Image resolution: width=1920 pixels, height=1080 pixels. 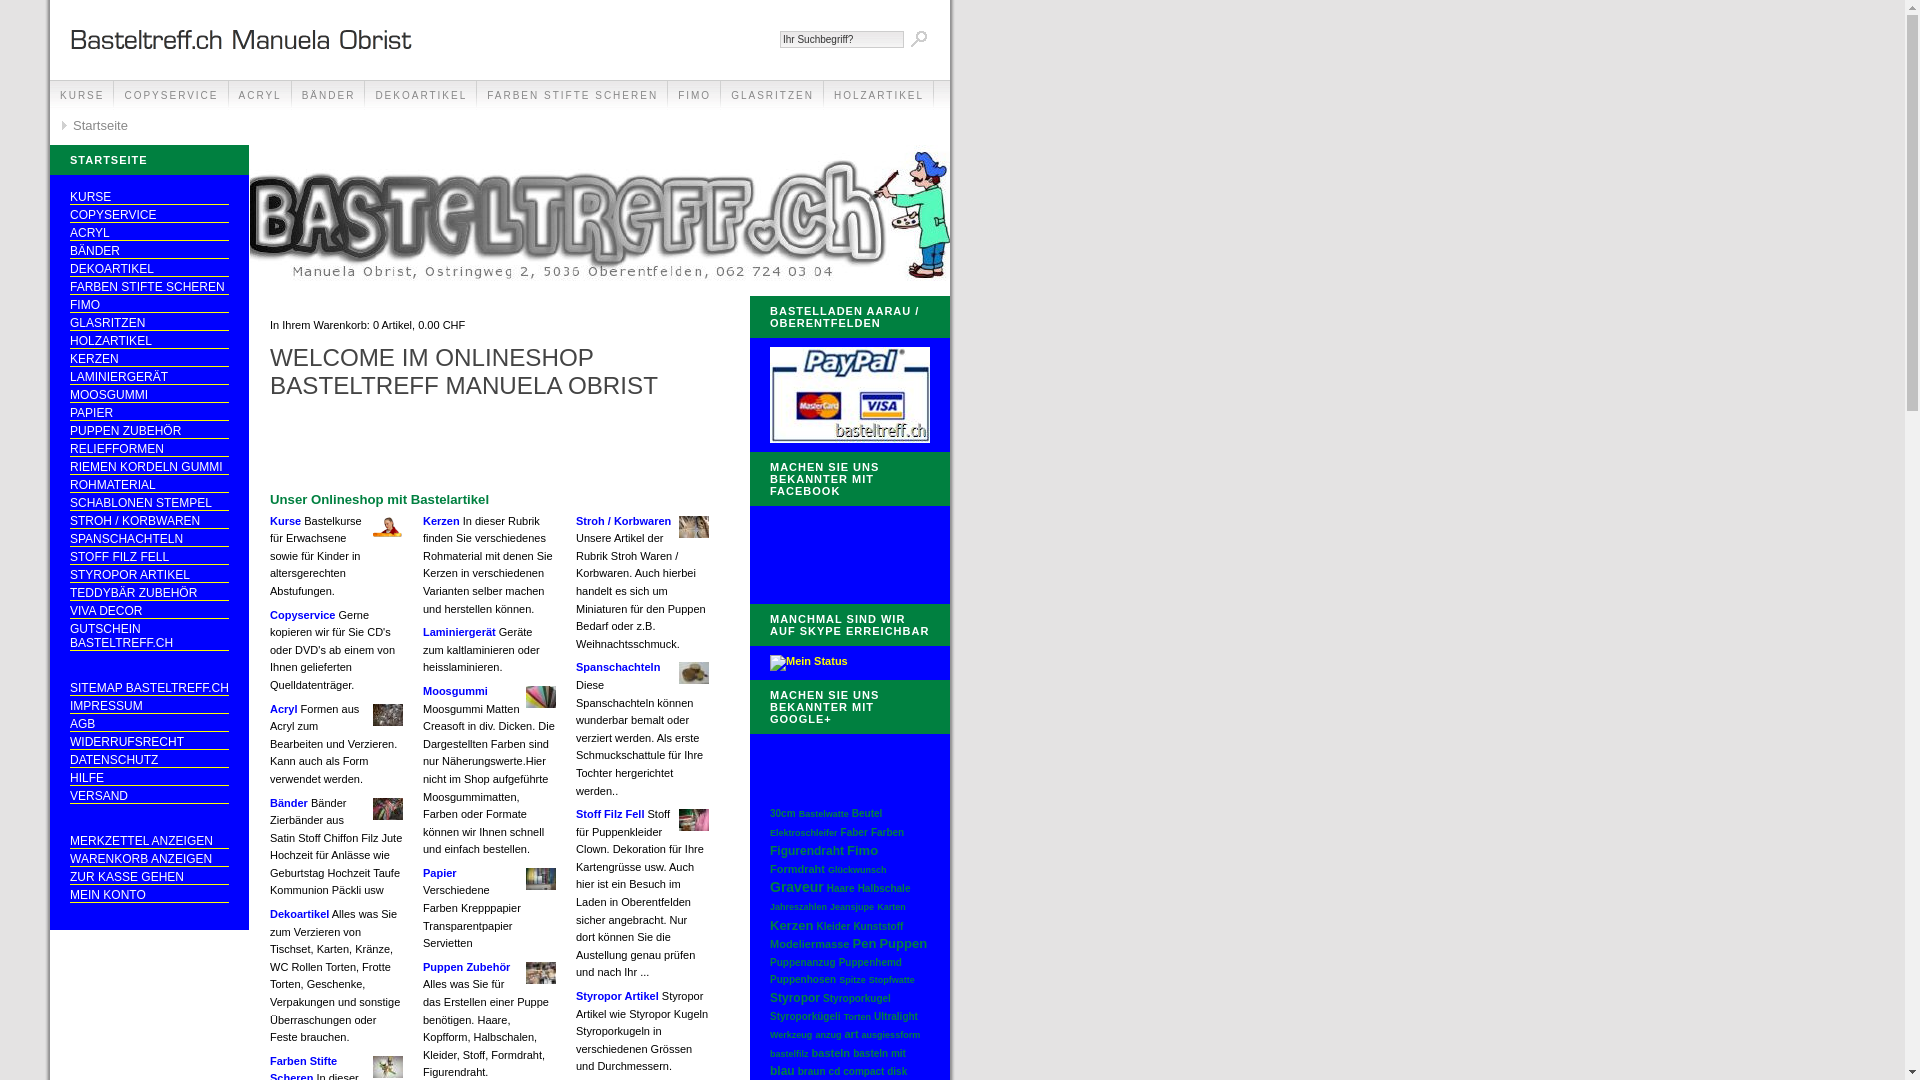 What do you see at coordinates (867, 813) in the screenshot?
I see `'Beutel'` at bounding box center [867, 813].